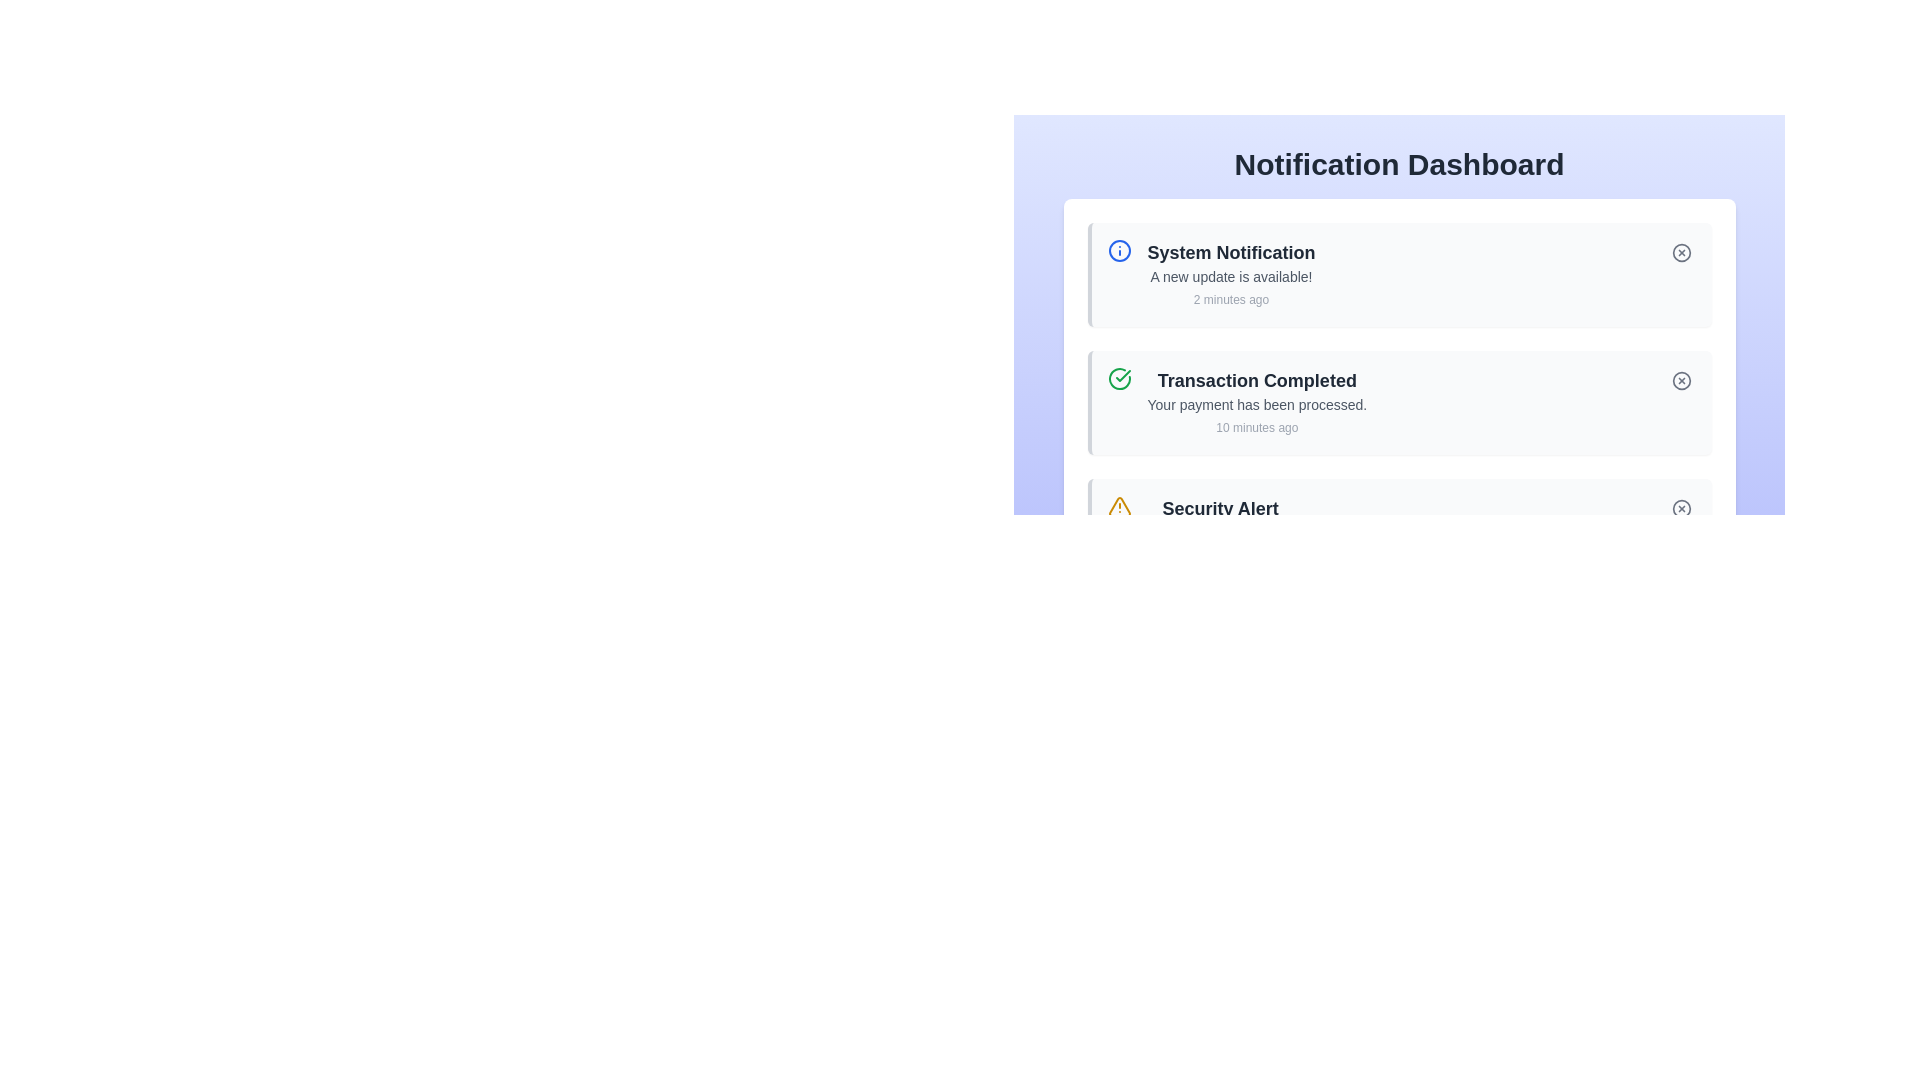  I want to click on the informative Text label about the availability of a new update, located between the title 'System Notification' and the timestamp '2 minutes ago' in the first notification card of the Notification Dashboard, so click(1230, 277).